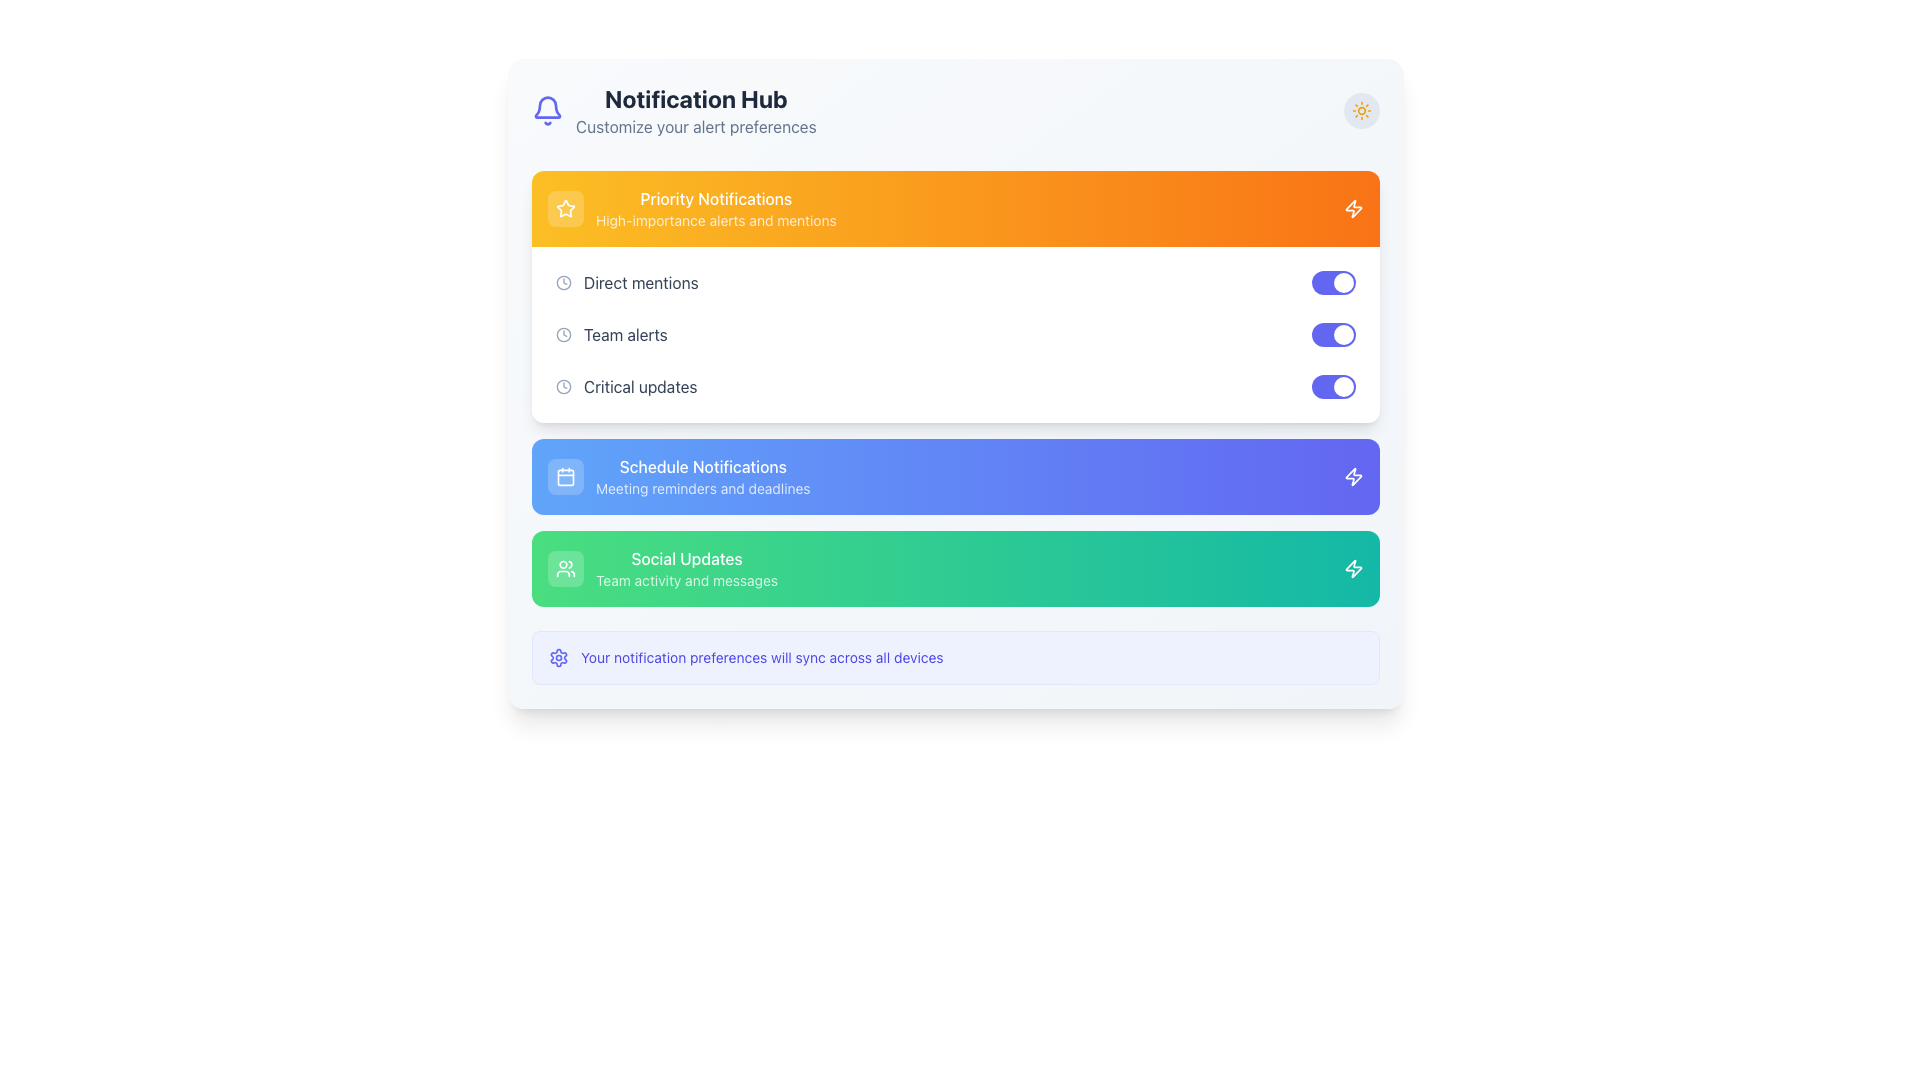  I want to click on text displayed in the 'Schedule Notifications' Text Display element, which shows 'Schedule Notifications' and 'Meeting reminders and deadlines' on a gradient blue background, so click(703, 477).